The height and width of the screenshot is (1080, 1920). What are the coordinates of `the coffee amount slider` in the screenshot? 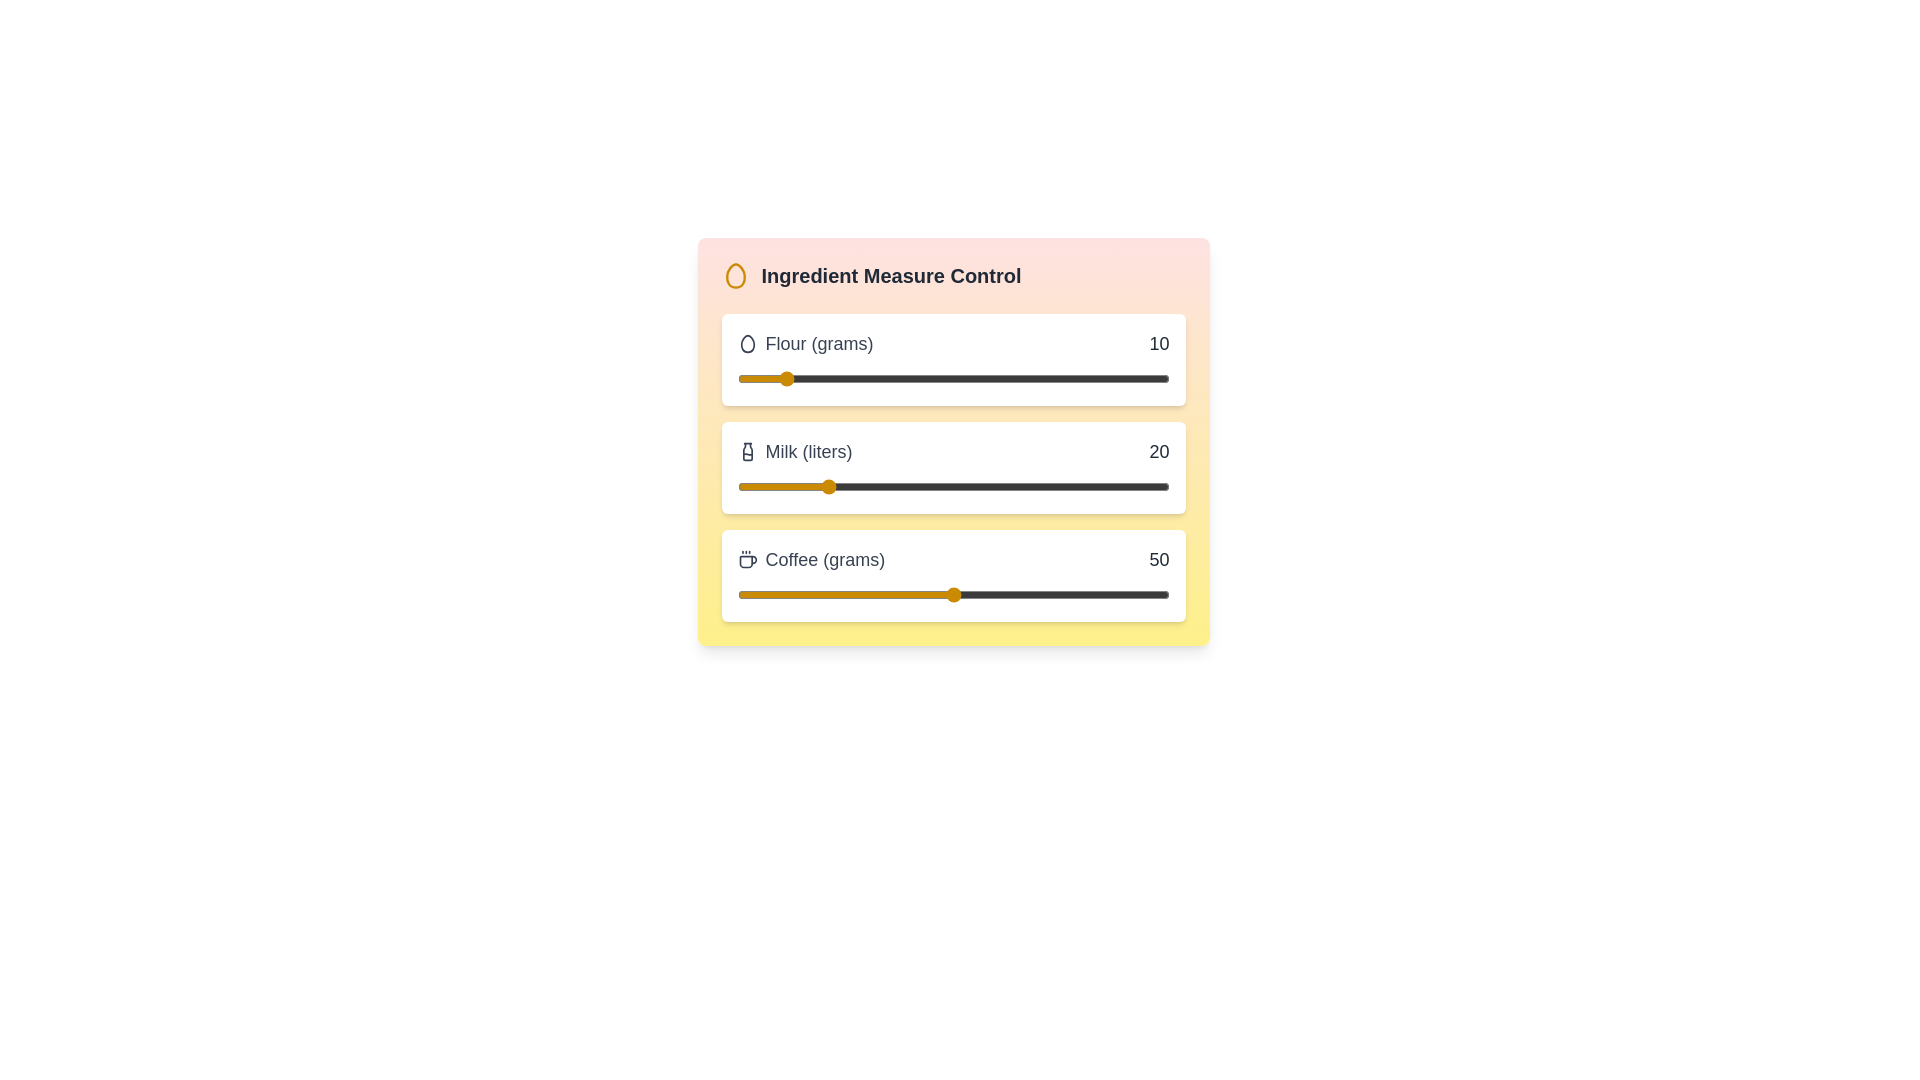 It's located at (979, 593).